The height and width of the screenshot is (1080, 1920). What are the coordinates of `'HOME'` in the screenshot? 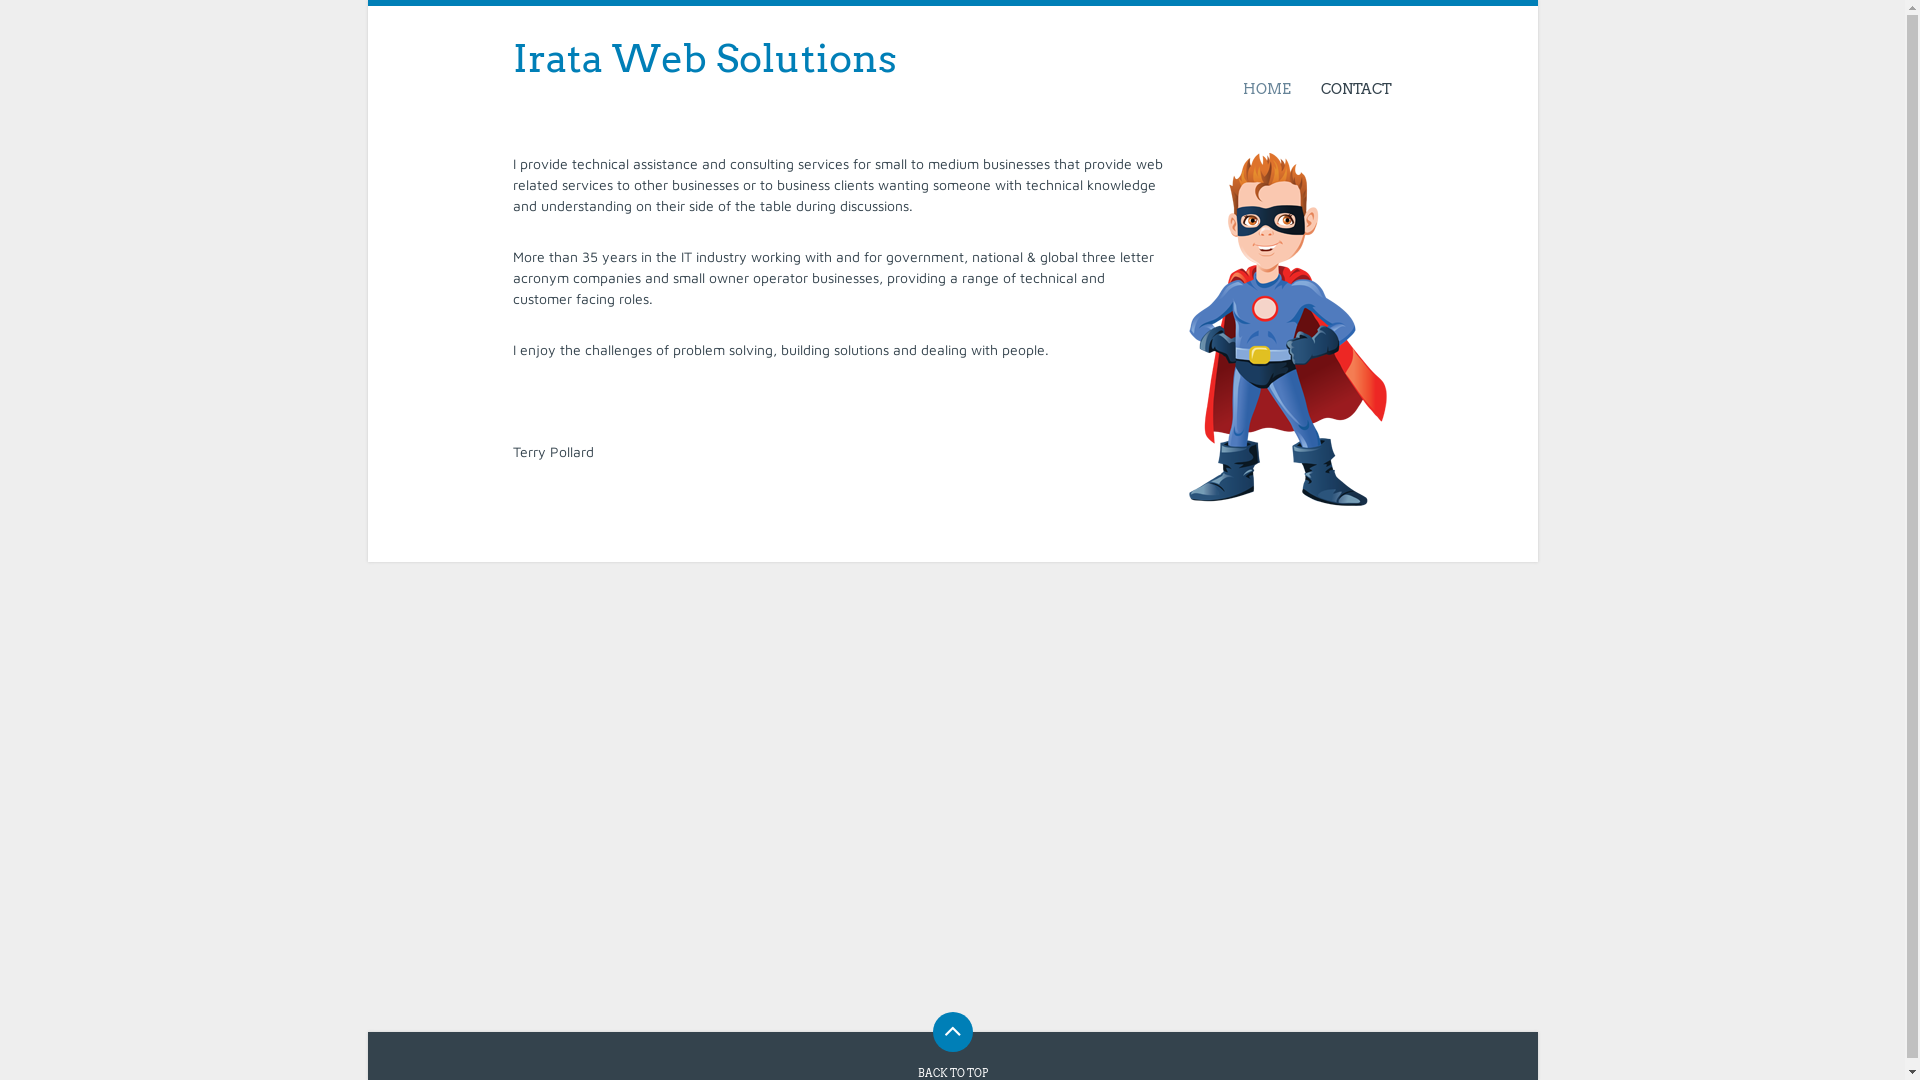 It's located at (1266, 87).